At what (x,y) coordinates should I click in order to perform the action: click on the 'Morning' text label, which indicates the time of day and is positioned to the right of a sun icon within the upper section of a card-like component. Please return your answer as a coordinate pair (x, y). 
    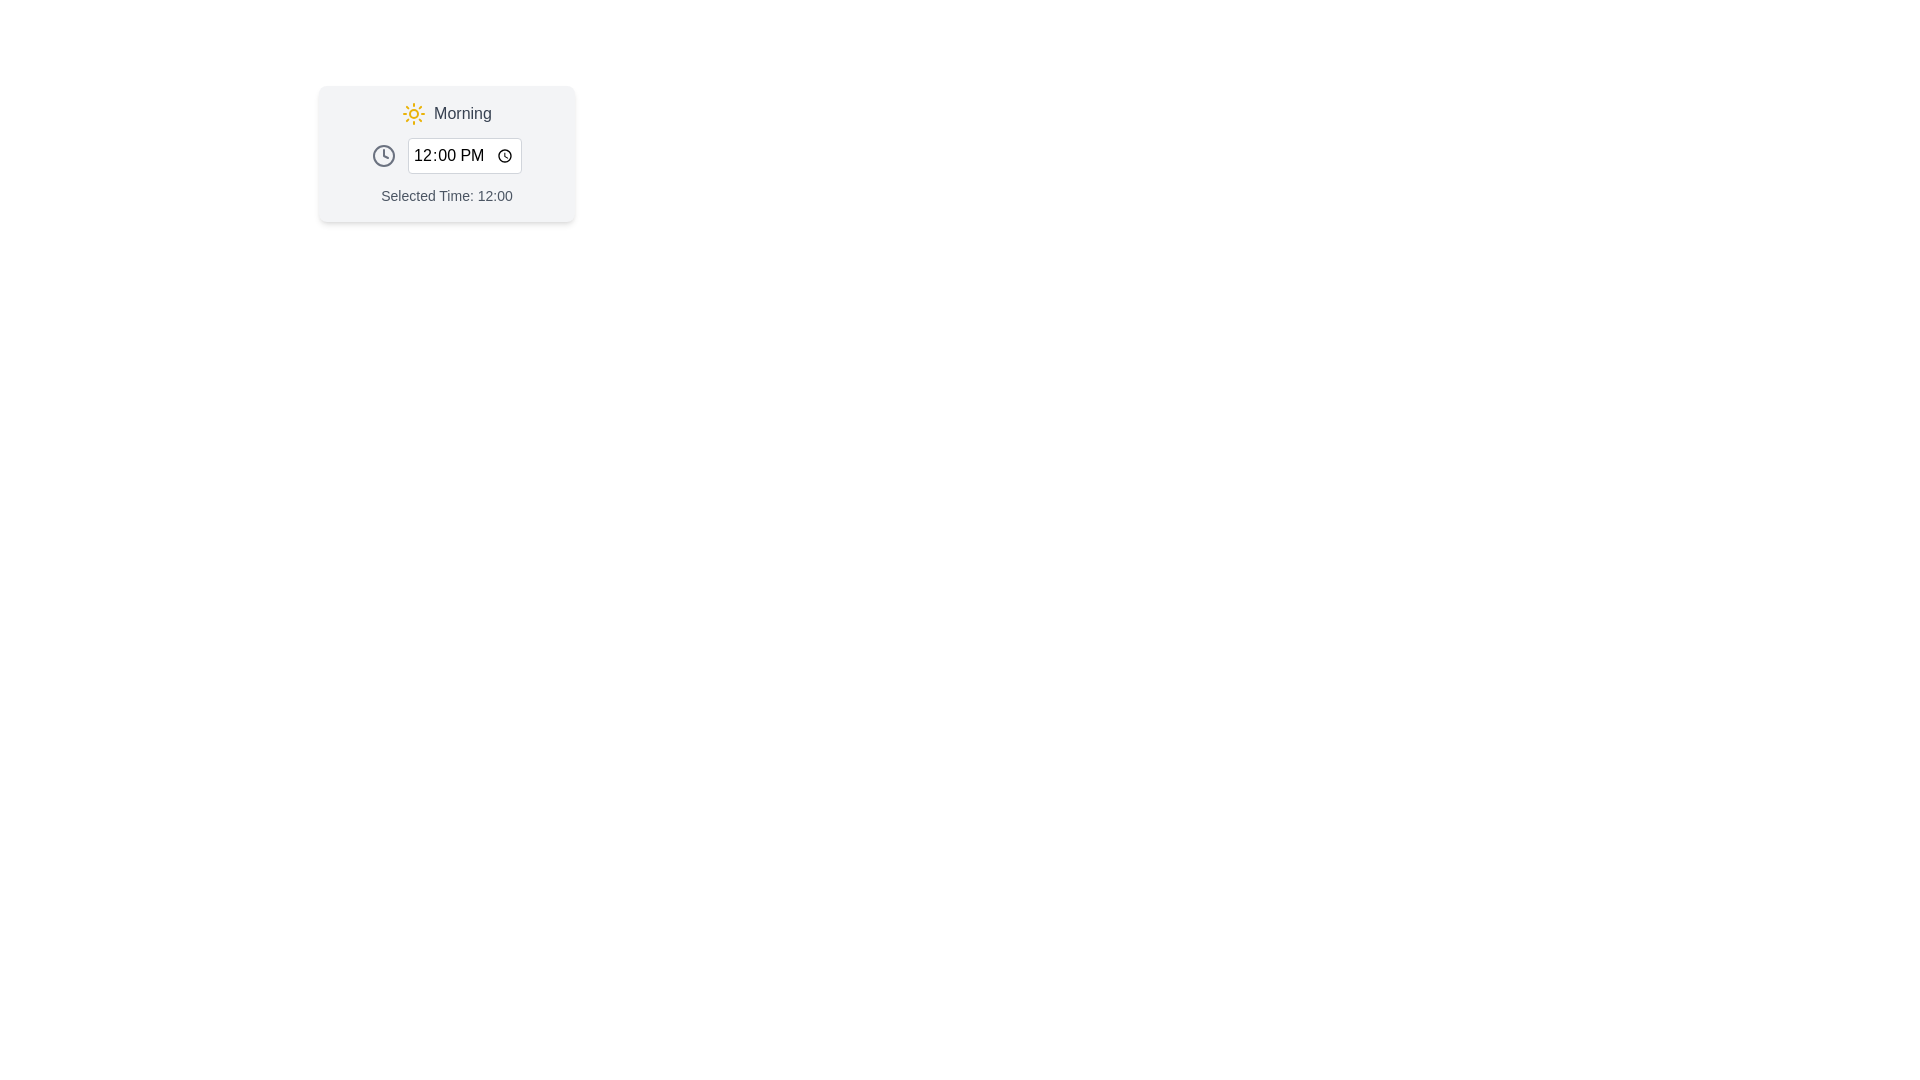
    Looking at the image, I should click on (461, 114).